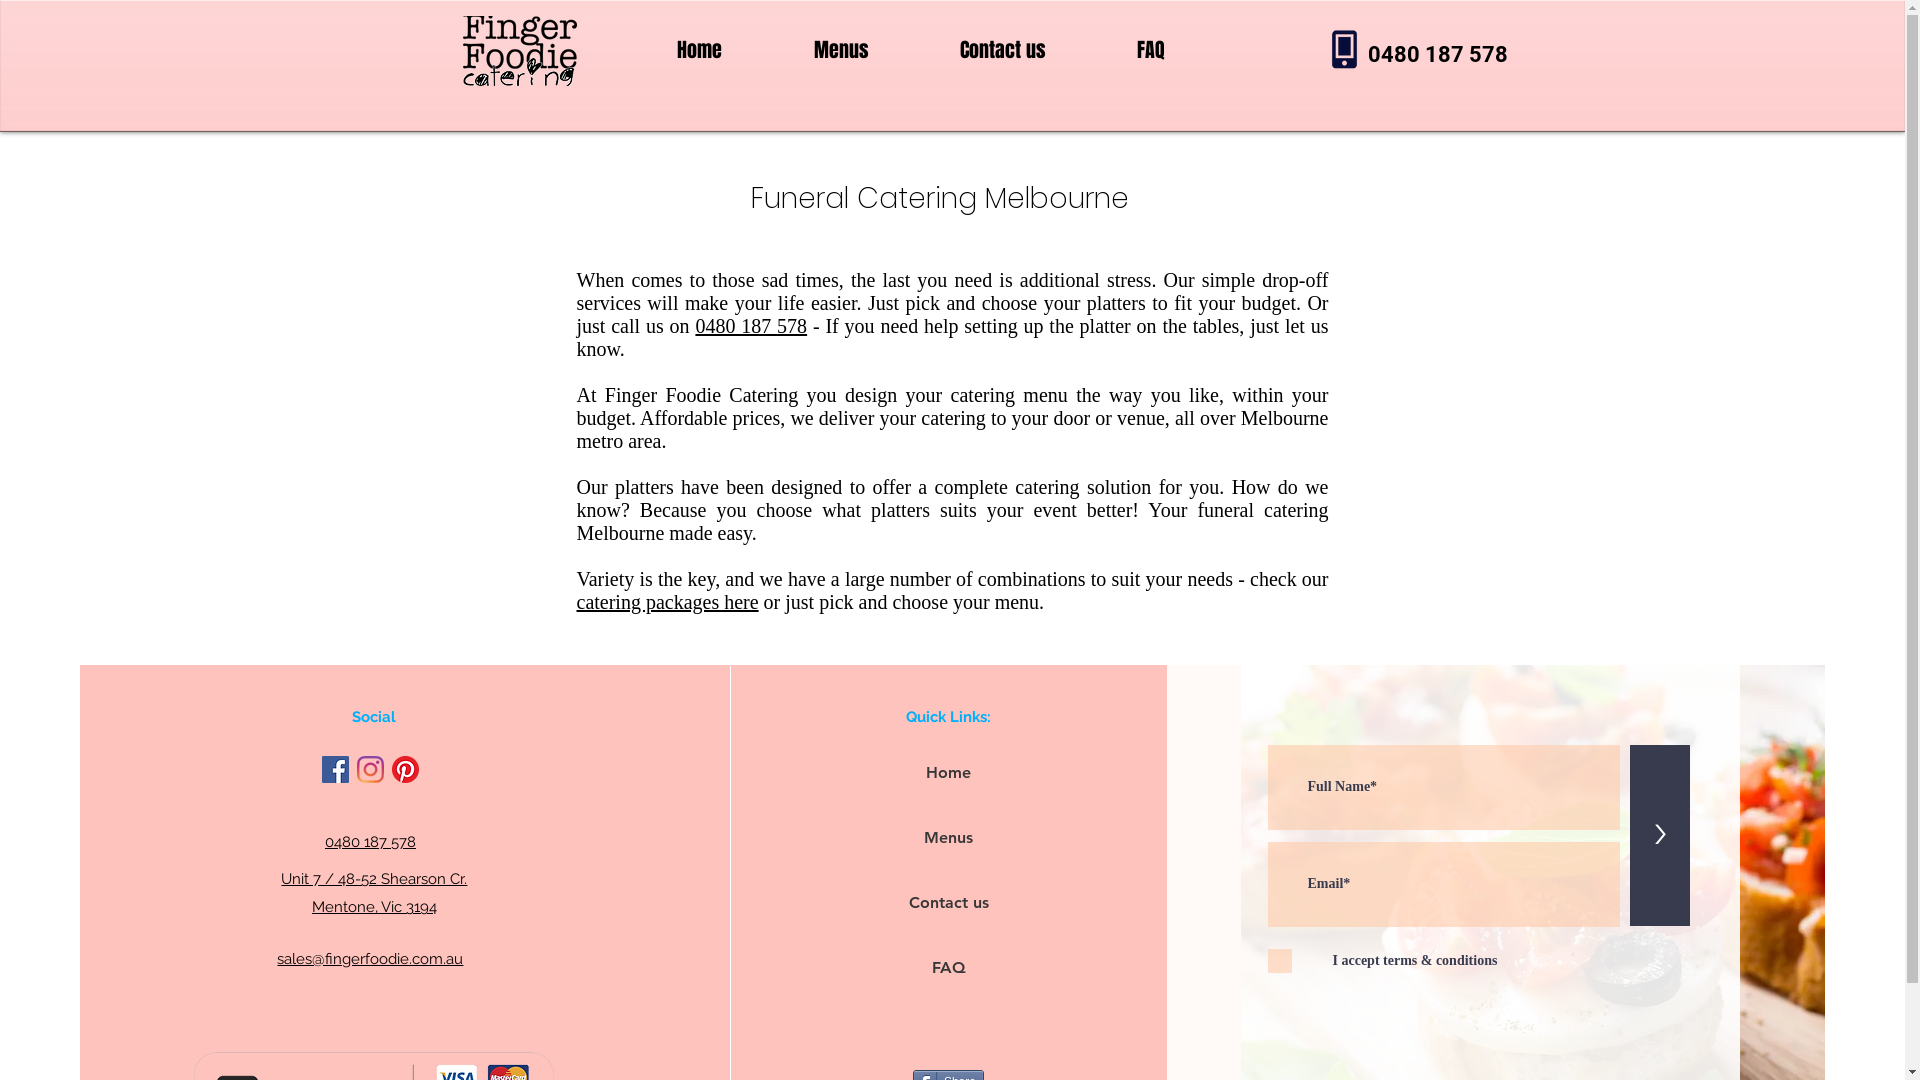 Image resolution: width=1920 pixels, height=1080 pixels. What do you see at coordinates (311, 906) in the screenshot?
I see `'Mentone, Vic 3194'` at bounding box center [311, 906].